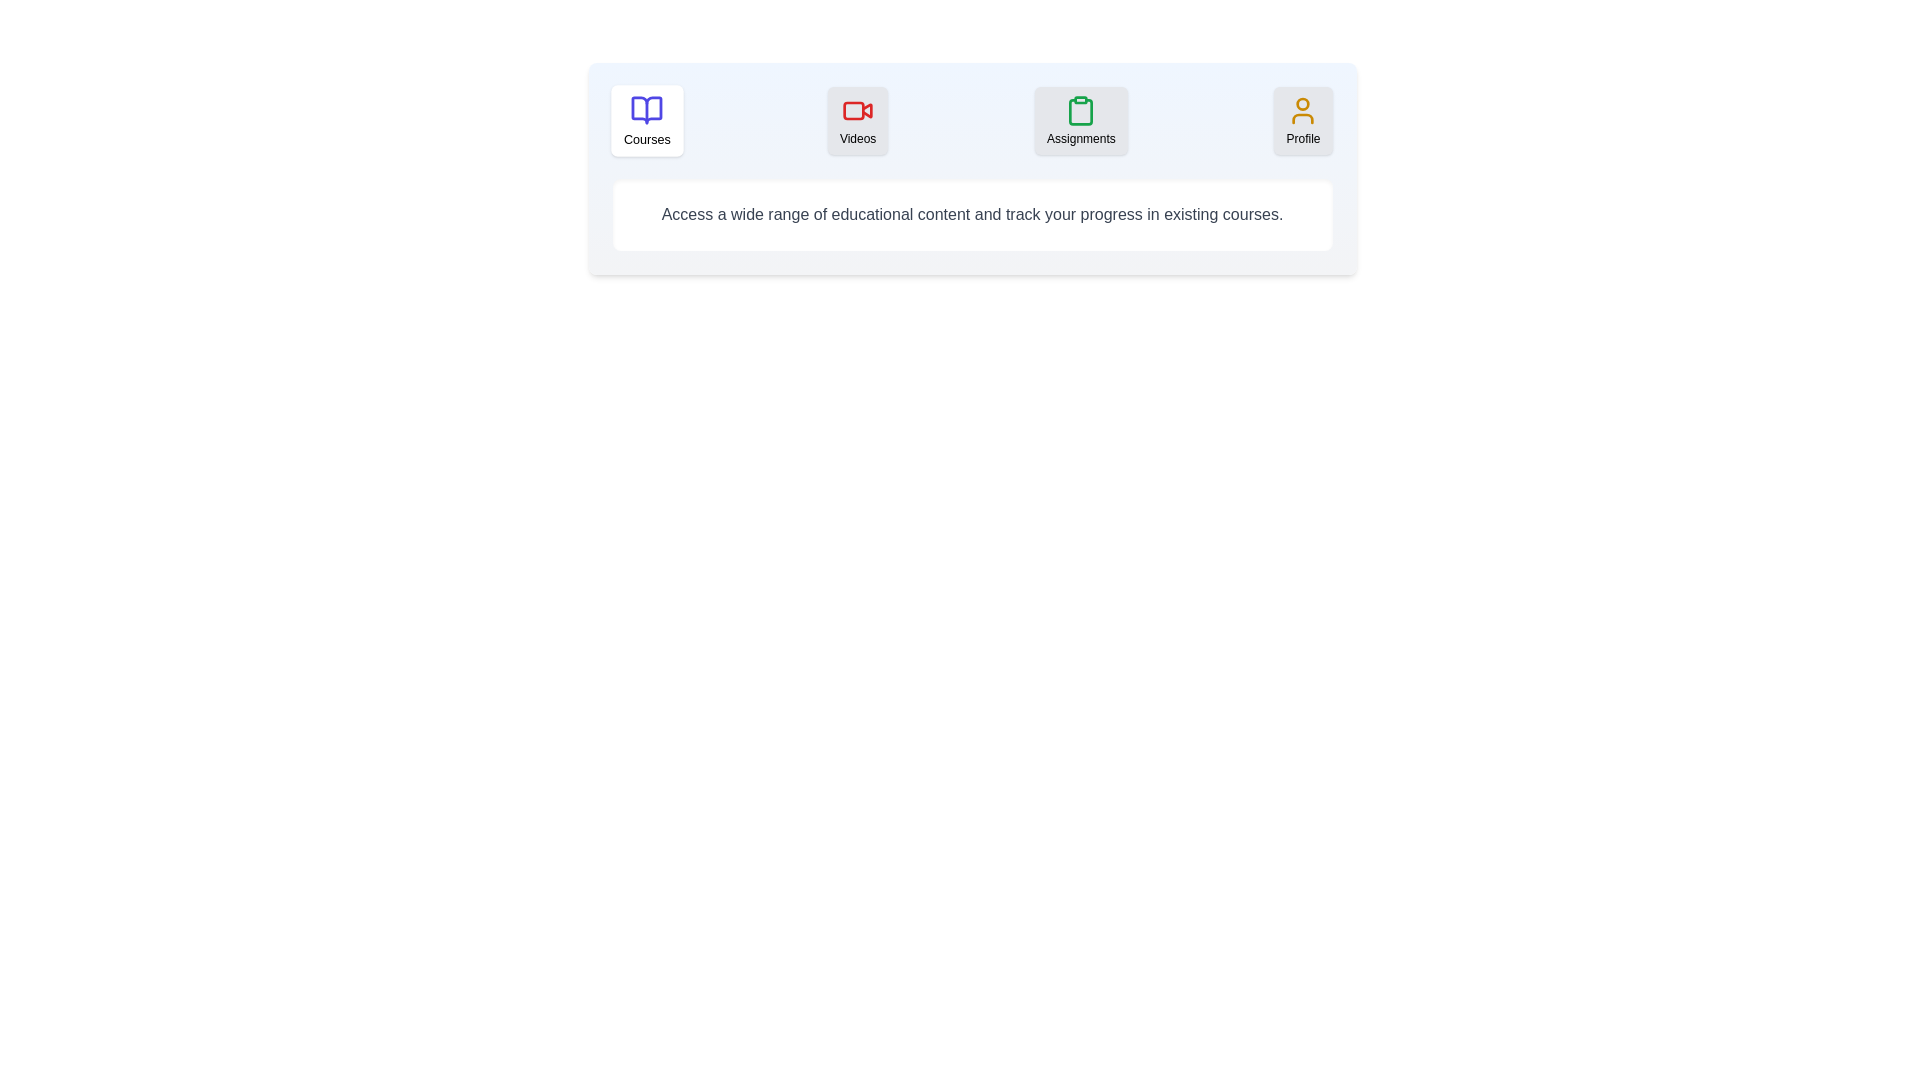  I want to click on the tab labeled Assignments, so click(1080, 120).